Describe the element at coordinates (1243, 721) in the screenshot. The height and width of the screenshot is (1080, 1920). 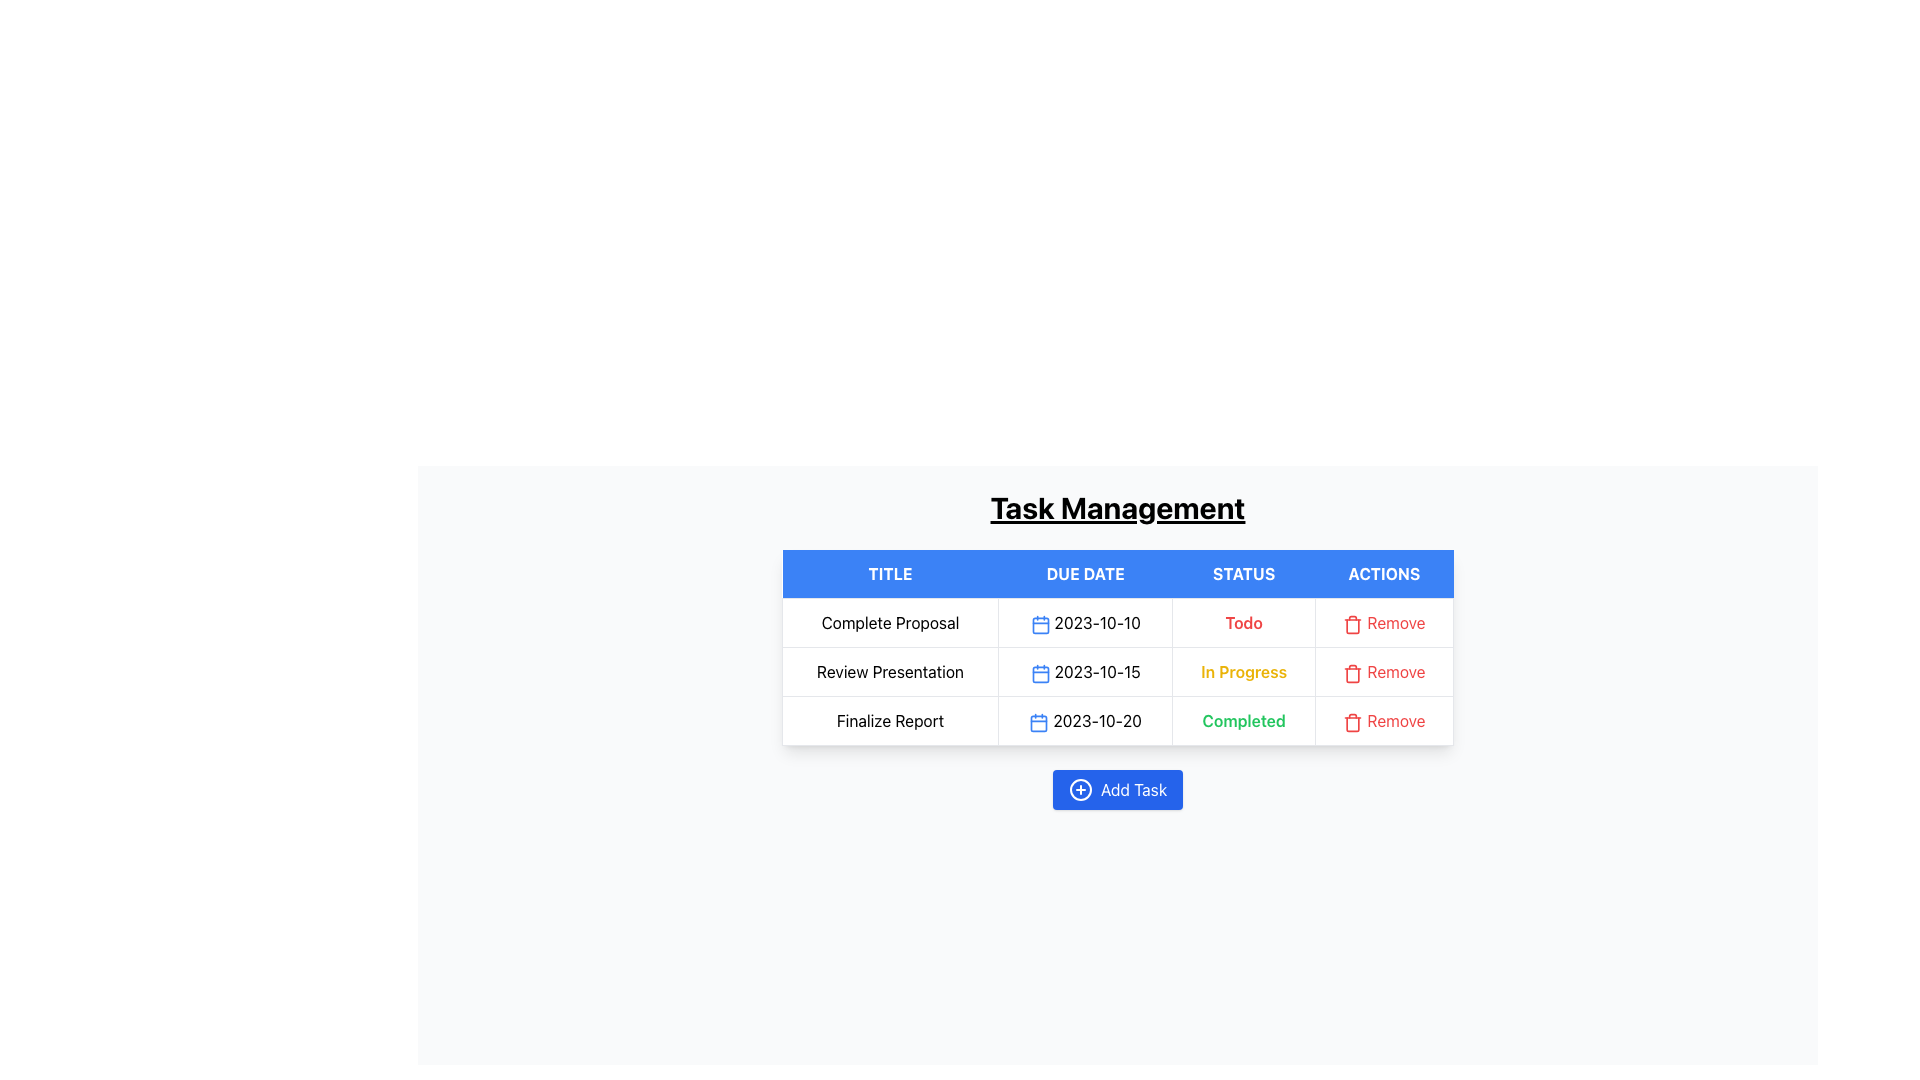
I see `the status text label indicating task completion, located in the third row under the 'STATUS' column next to the 'Remove' button` at that location.